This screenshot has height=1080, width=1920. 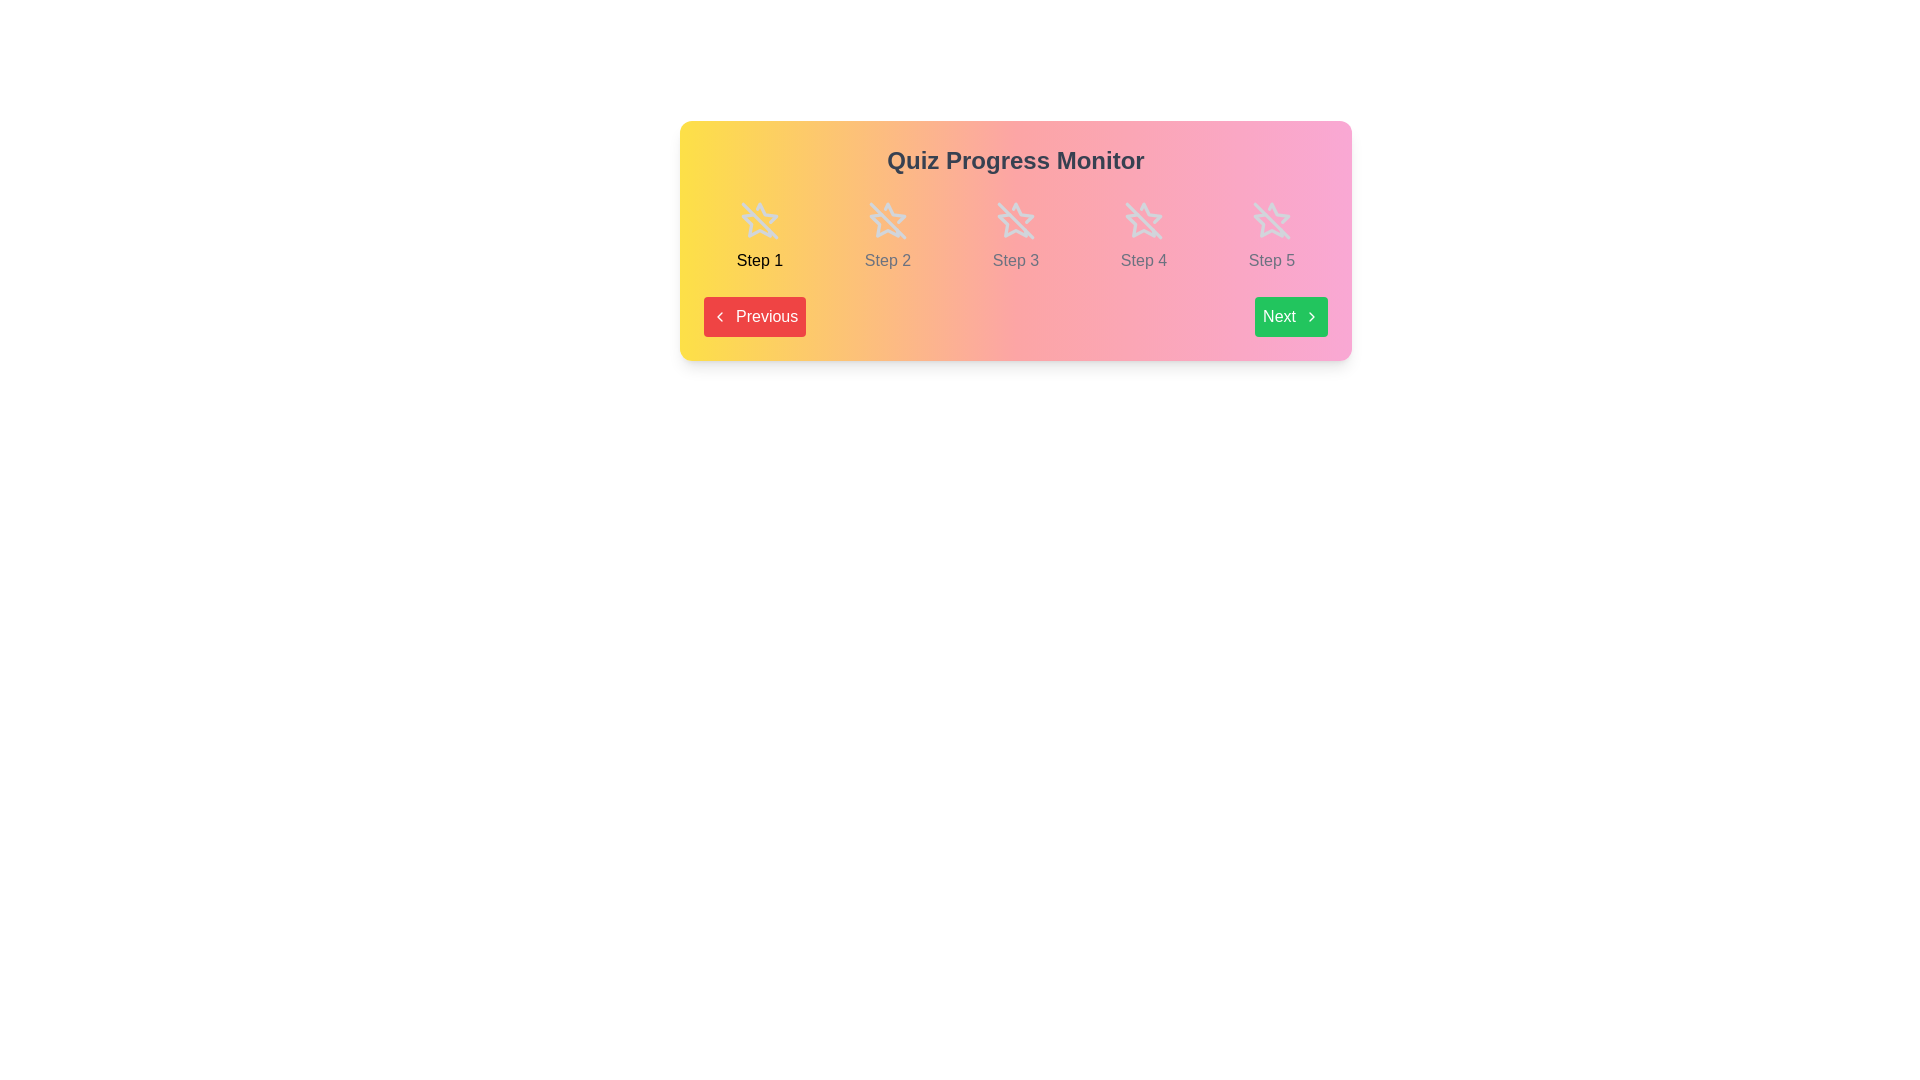 I want to click on the third step of the Progress indicator, labeled 'Step 3', to mark it as selected or active, so click(x=1016, y=235).